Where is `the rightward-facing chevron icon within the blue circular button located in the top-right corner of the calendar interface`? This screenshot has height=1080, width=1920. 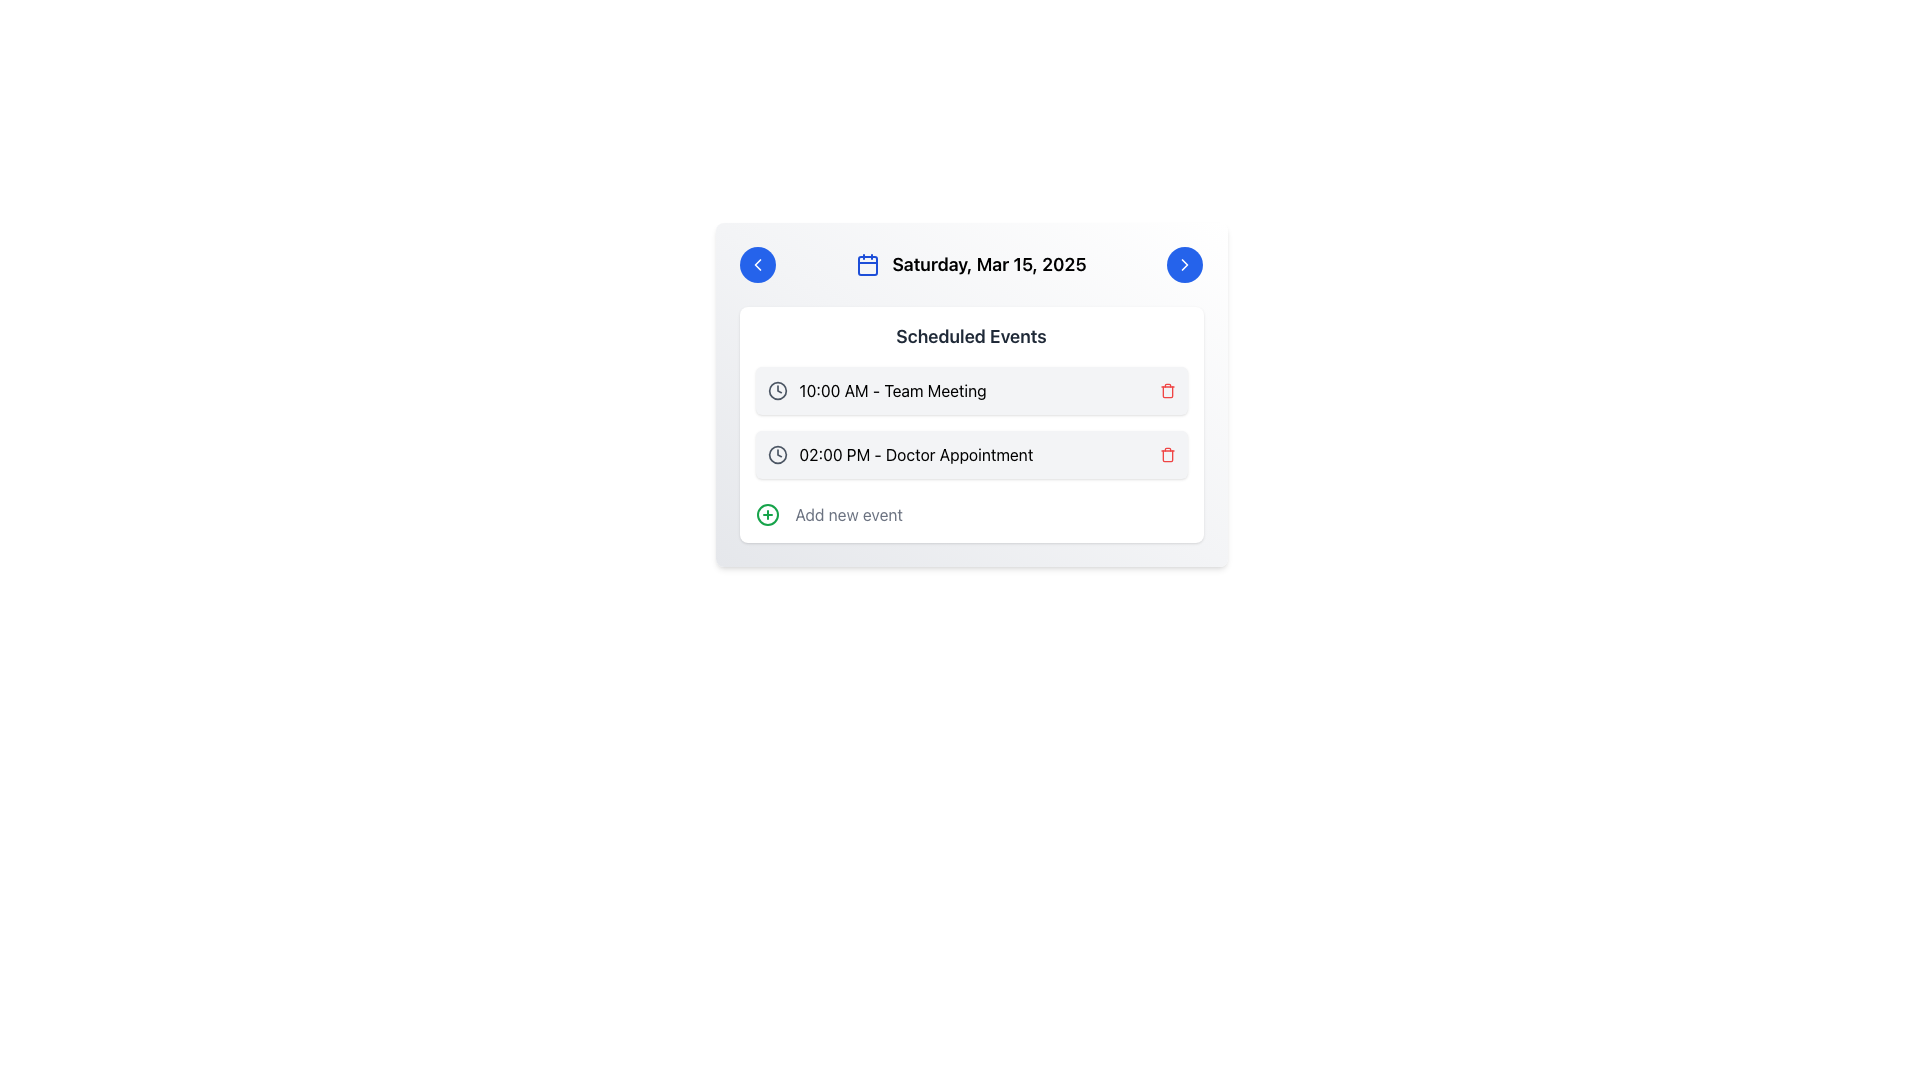
the rightward-facing chevron icon within the blue circular button located in the top-right corner of the calendar interface is located at coordinates (1185, 264).